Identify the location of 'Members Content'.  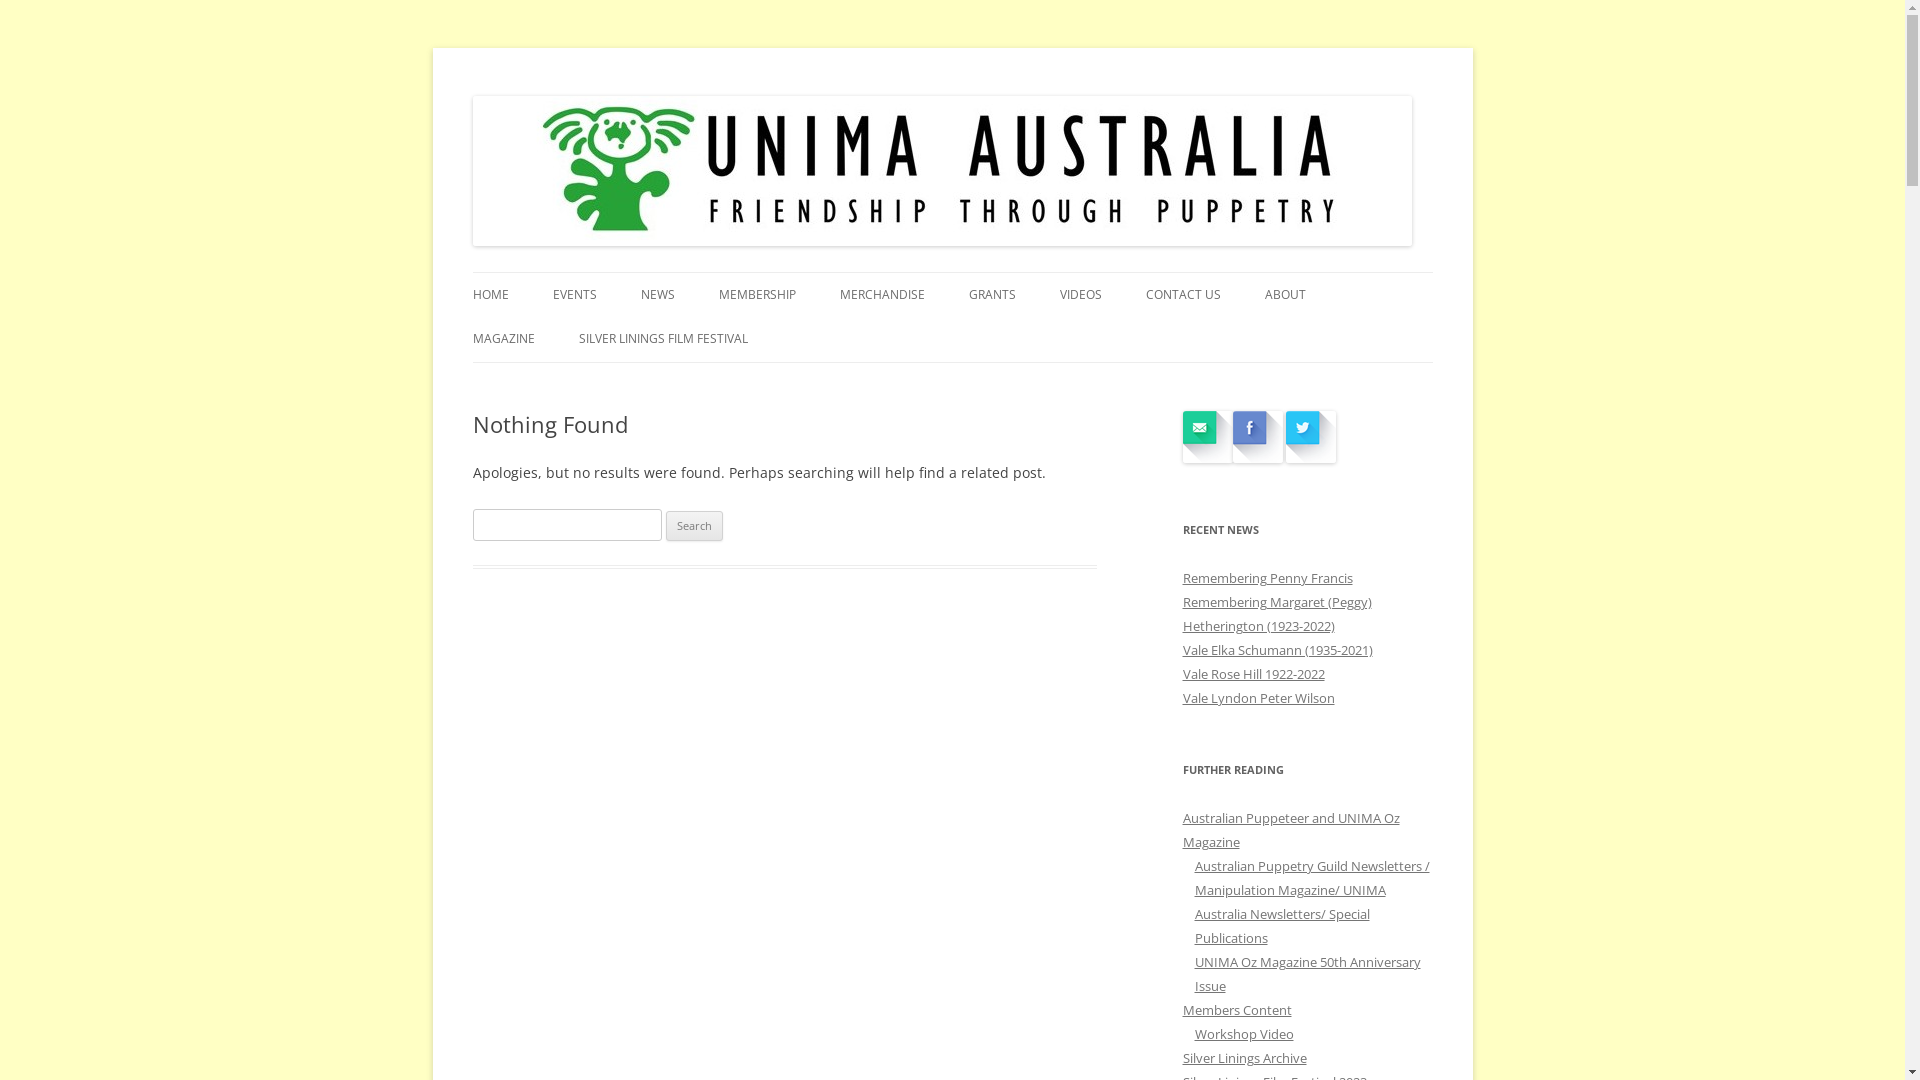
(1181, 1010).